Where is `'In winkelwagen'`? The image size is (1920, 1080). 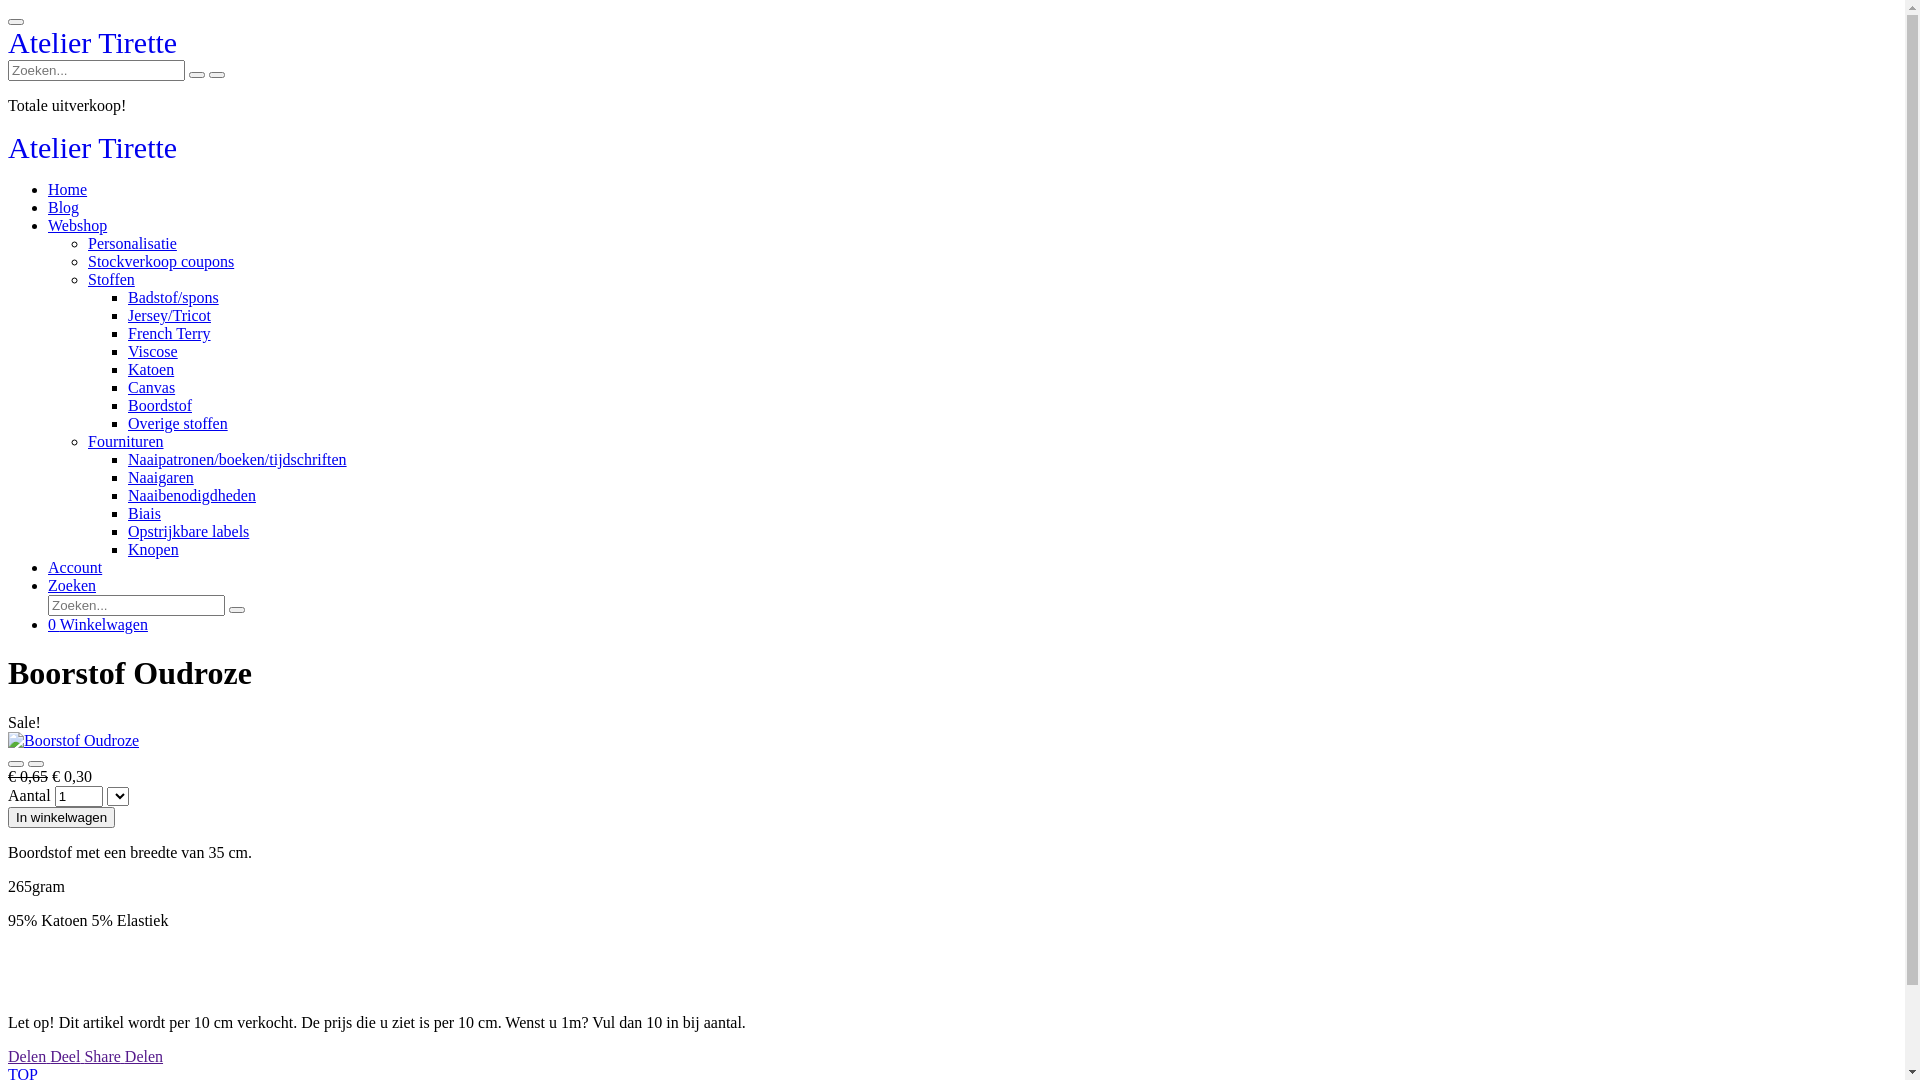
'In winkelwagen' is located at coordinates (61, 817).